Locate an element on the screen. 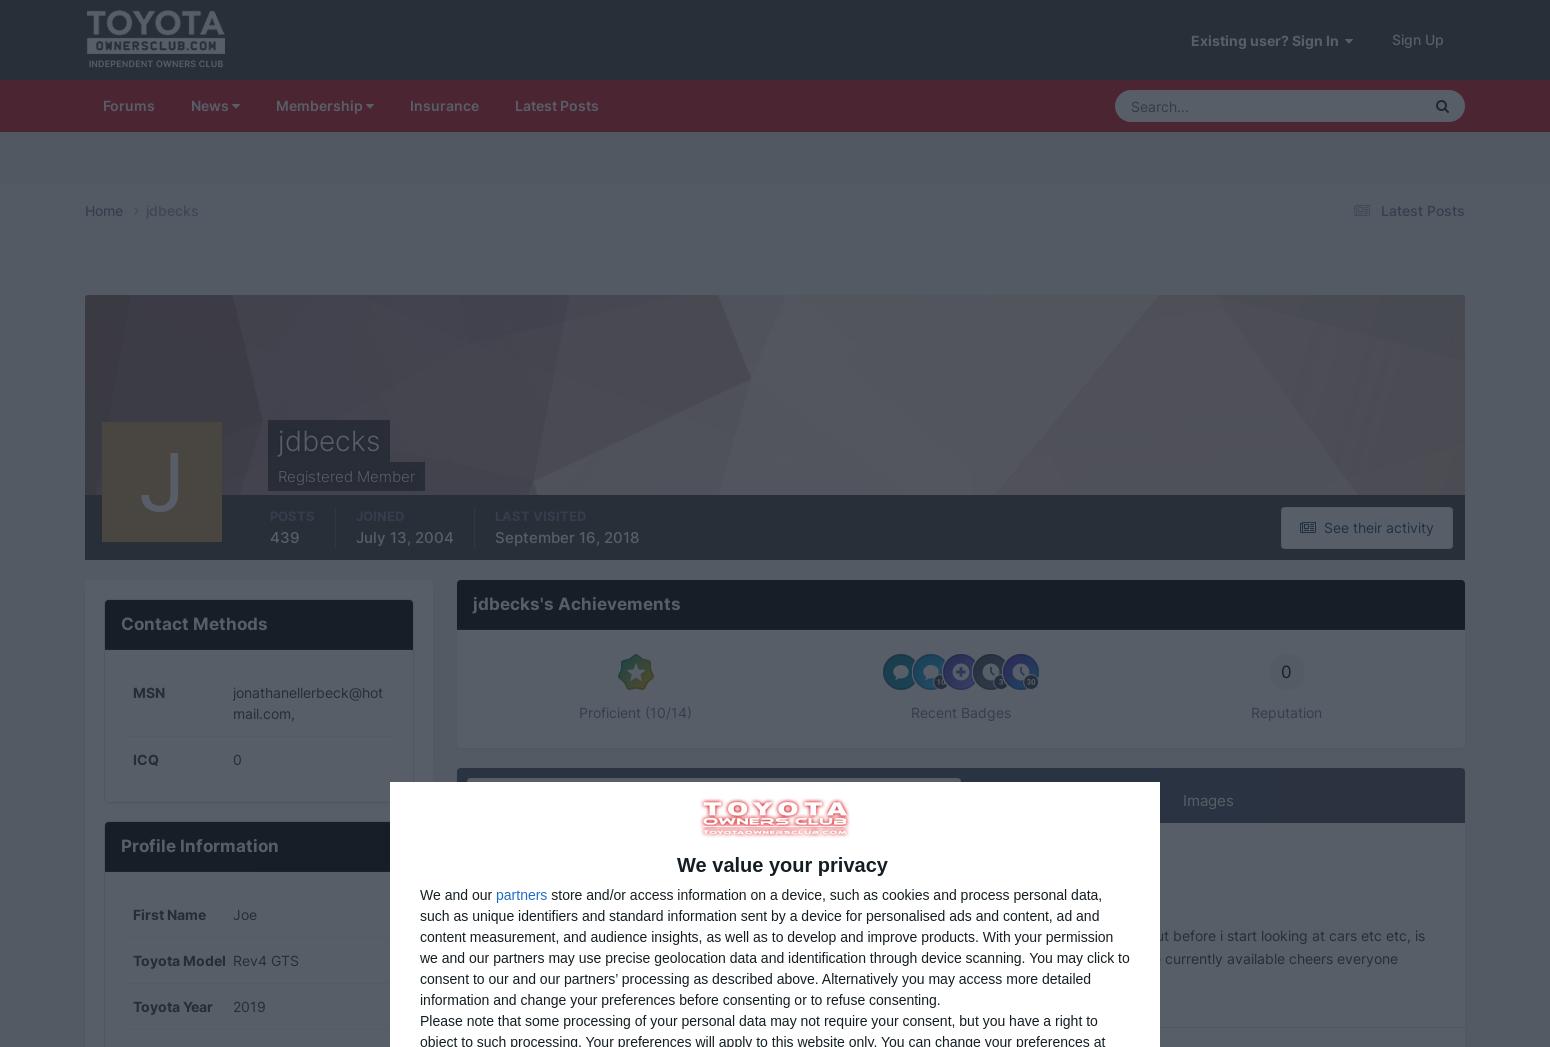  'Proficient (10/14)' is located at coordinates (634, 711).